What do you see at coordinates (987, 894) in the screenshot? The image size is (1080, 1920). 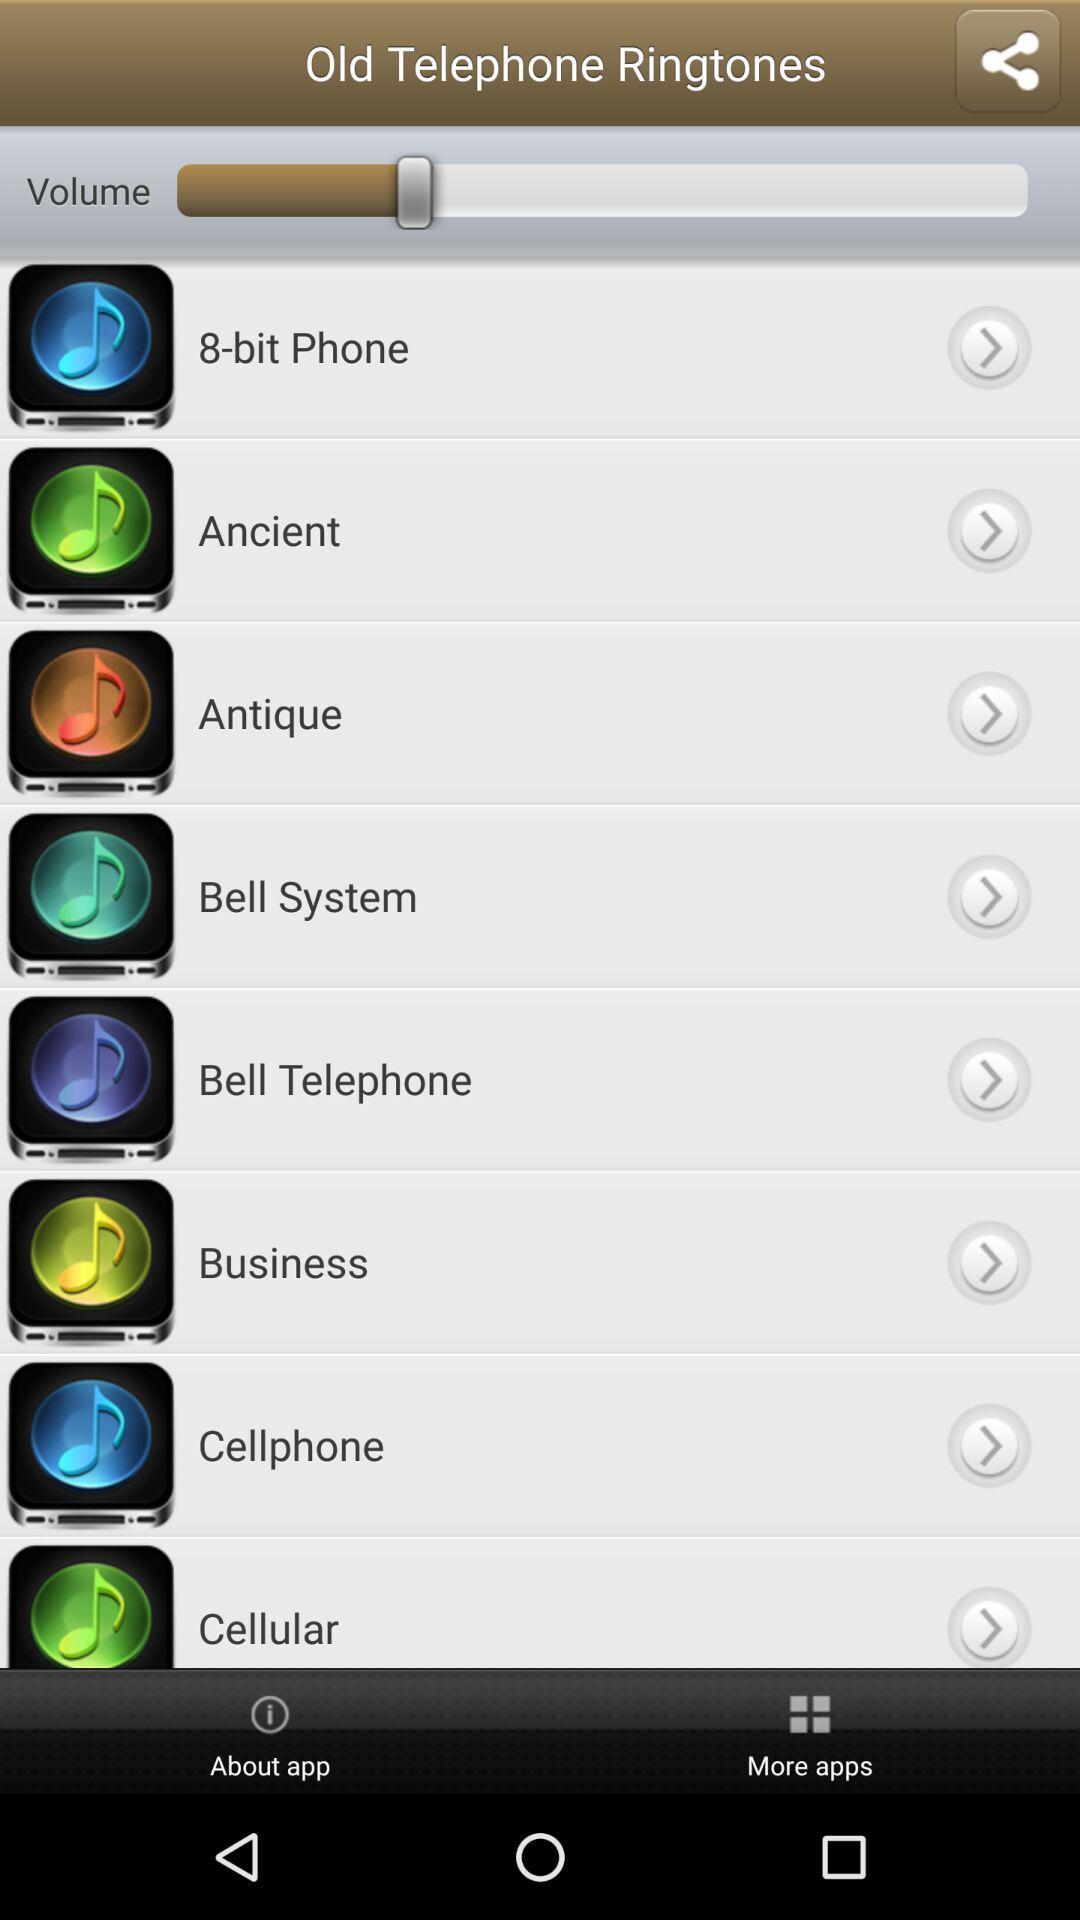 I see `open button` at bounding box center [987, 894].